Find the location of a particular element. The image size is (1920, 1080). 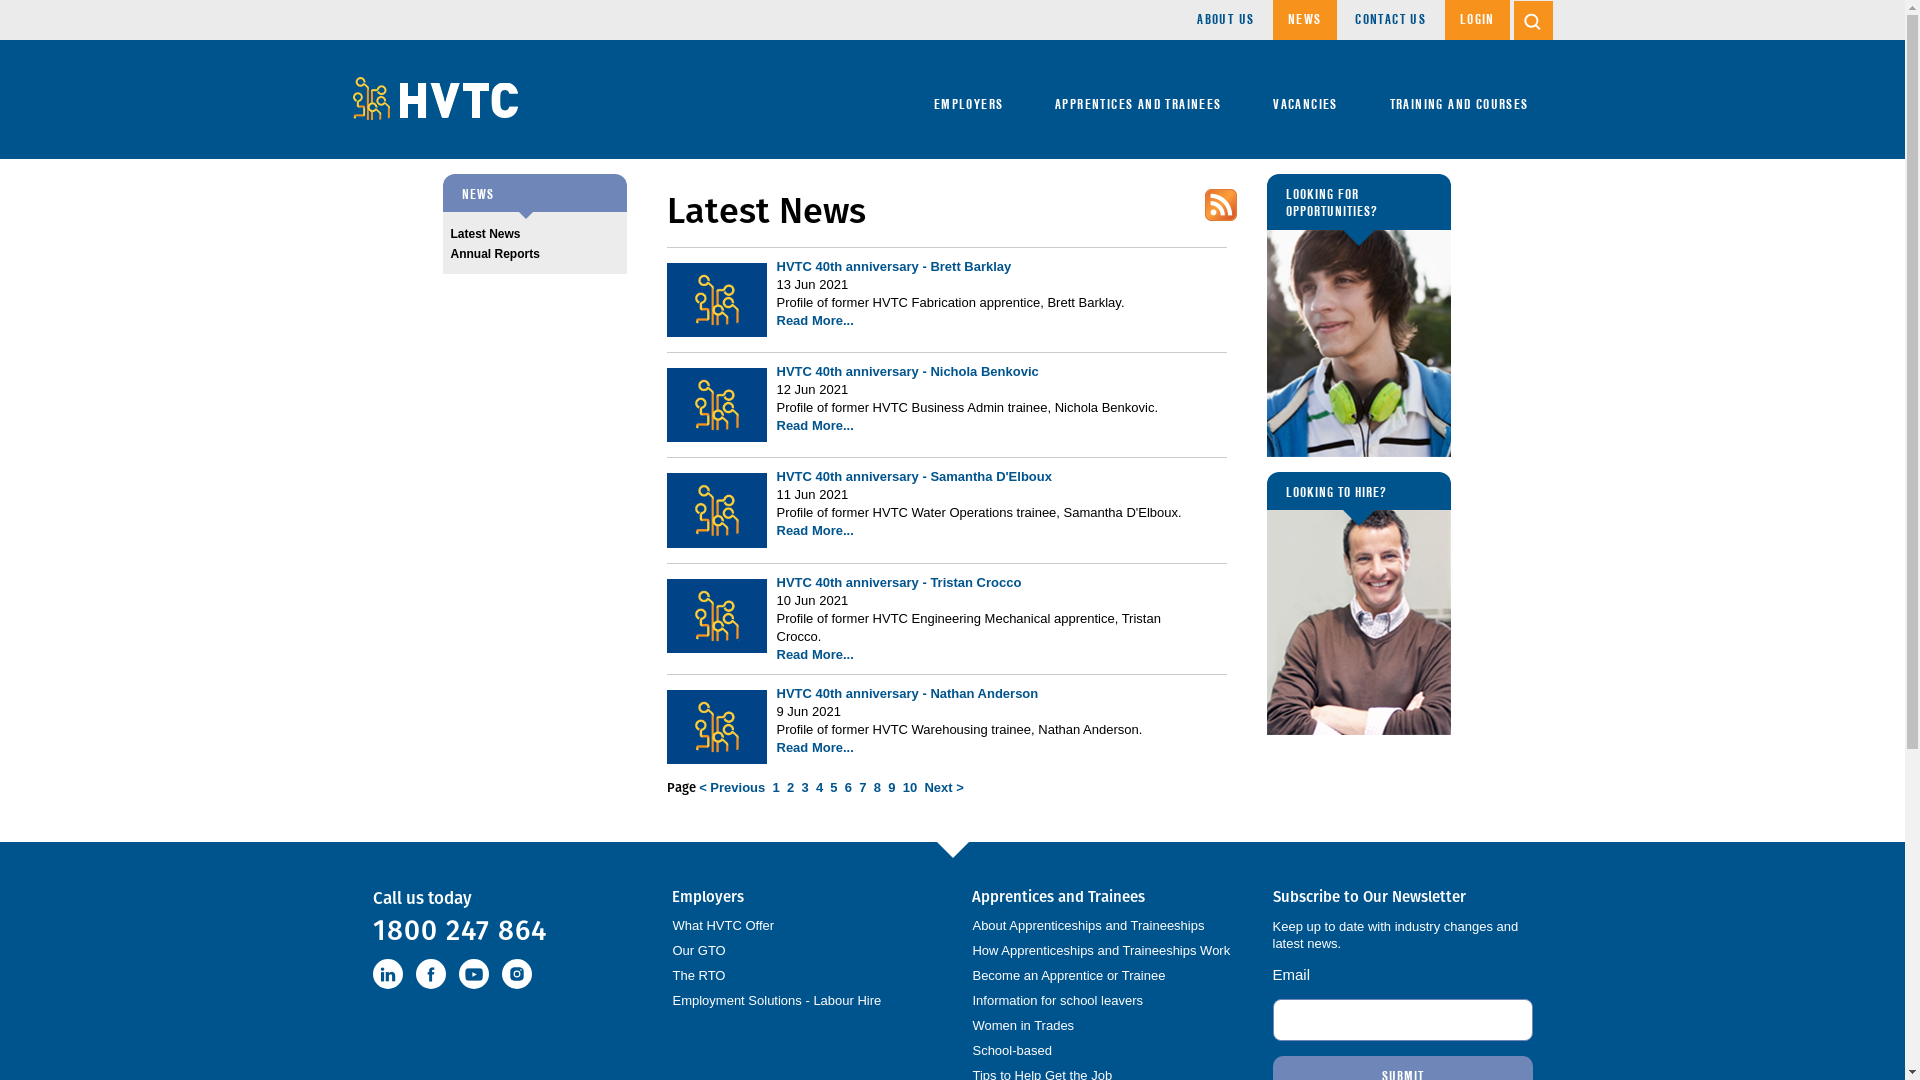

'10' is located at coordinates (909, 786).